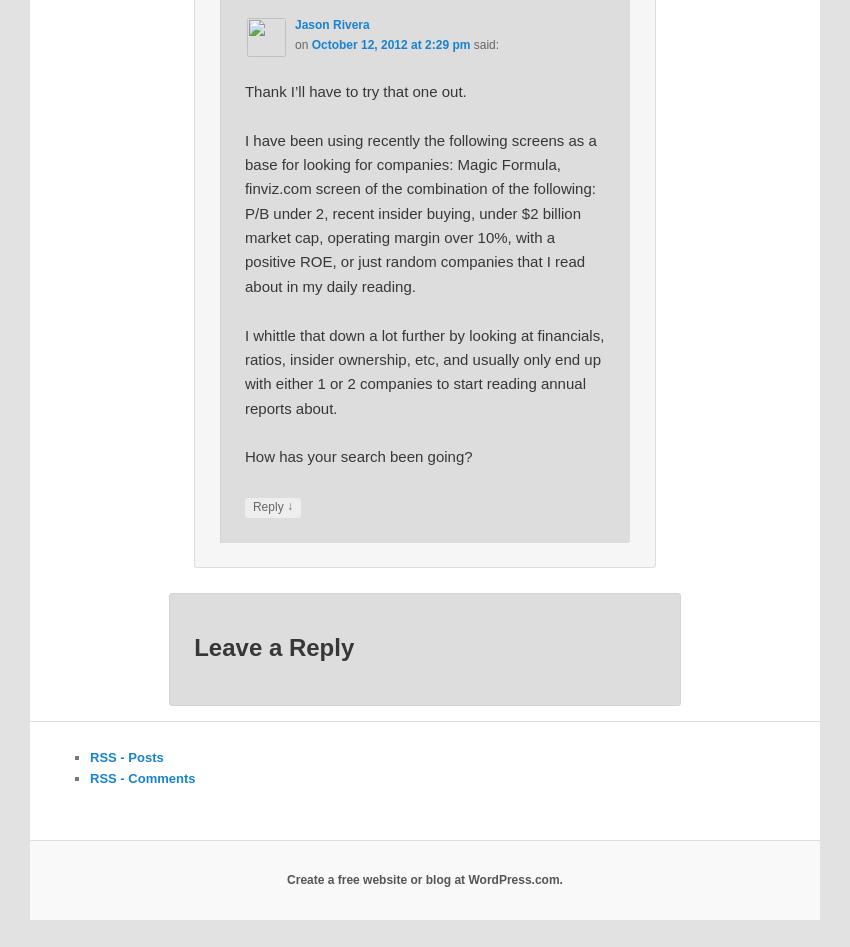  Describe the element at coordinates (125, 755) in the screenshot. I see `'RSS - Posts'` at that location.